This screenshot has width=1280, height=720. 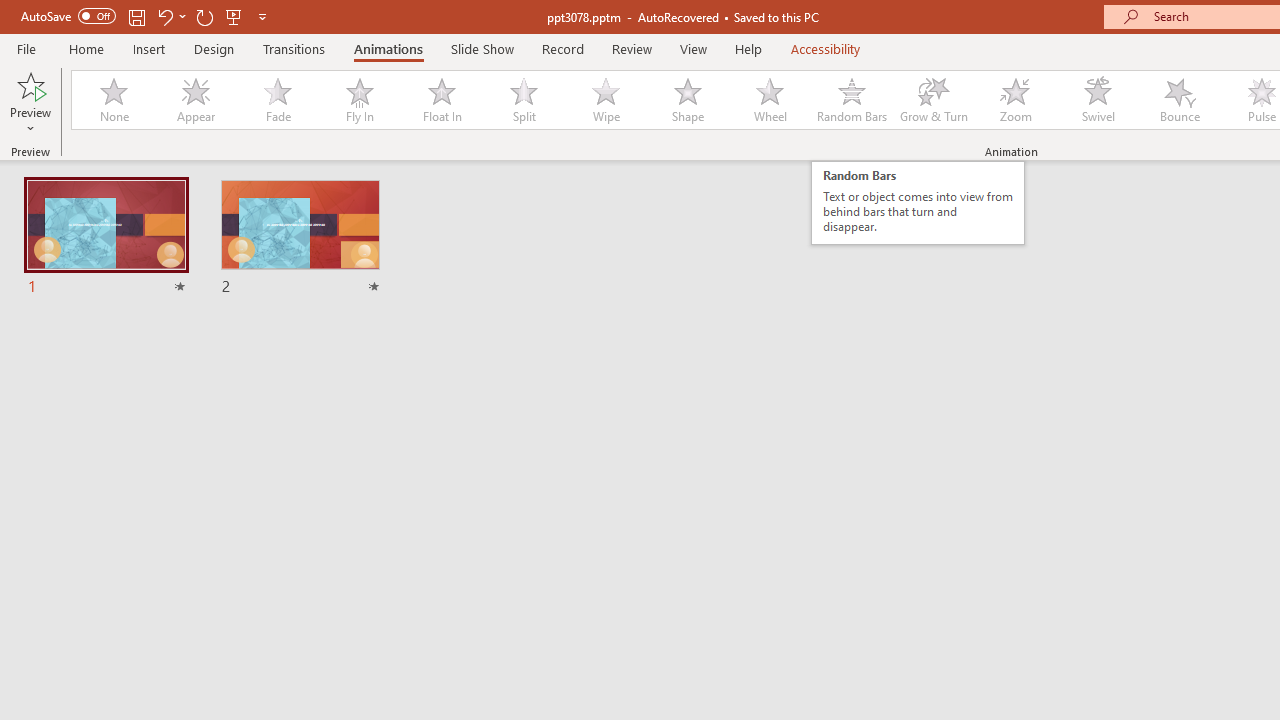 I want to click on 'Appear', so click(x=195, y=100).